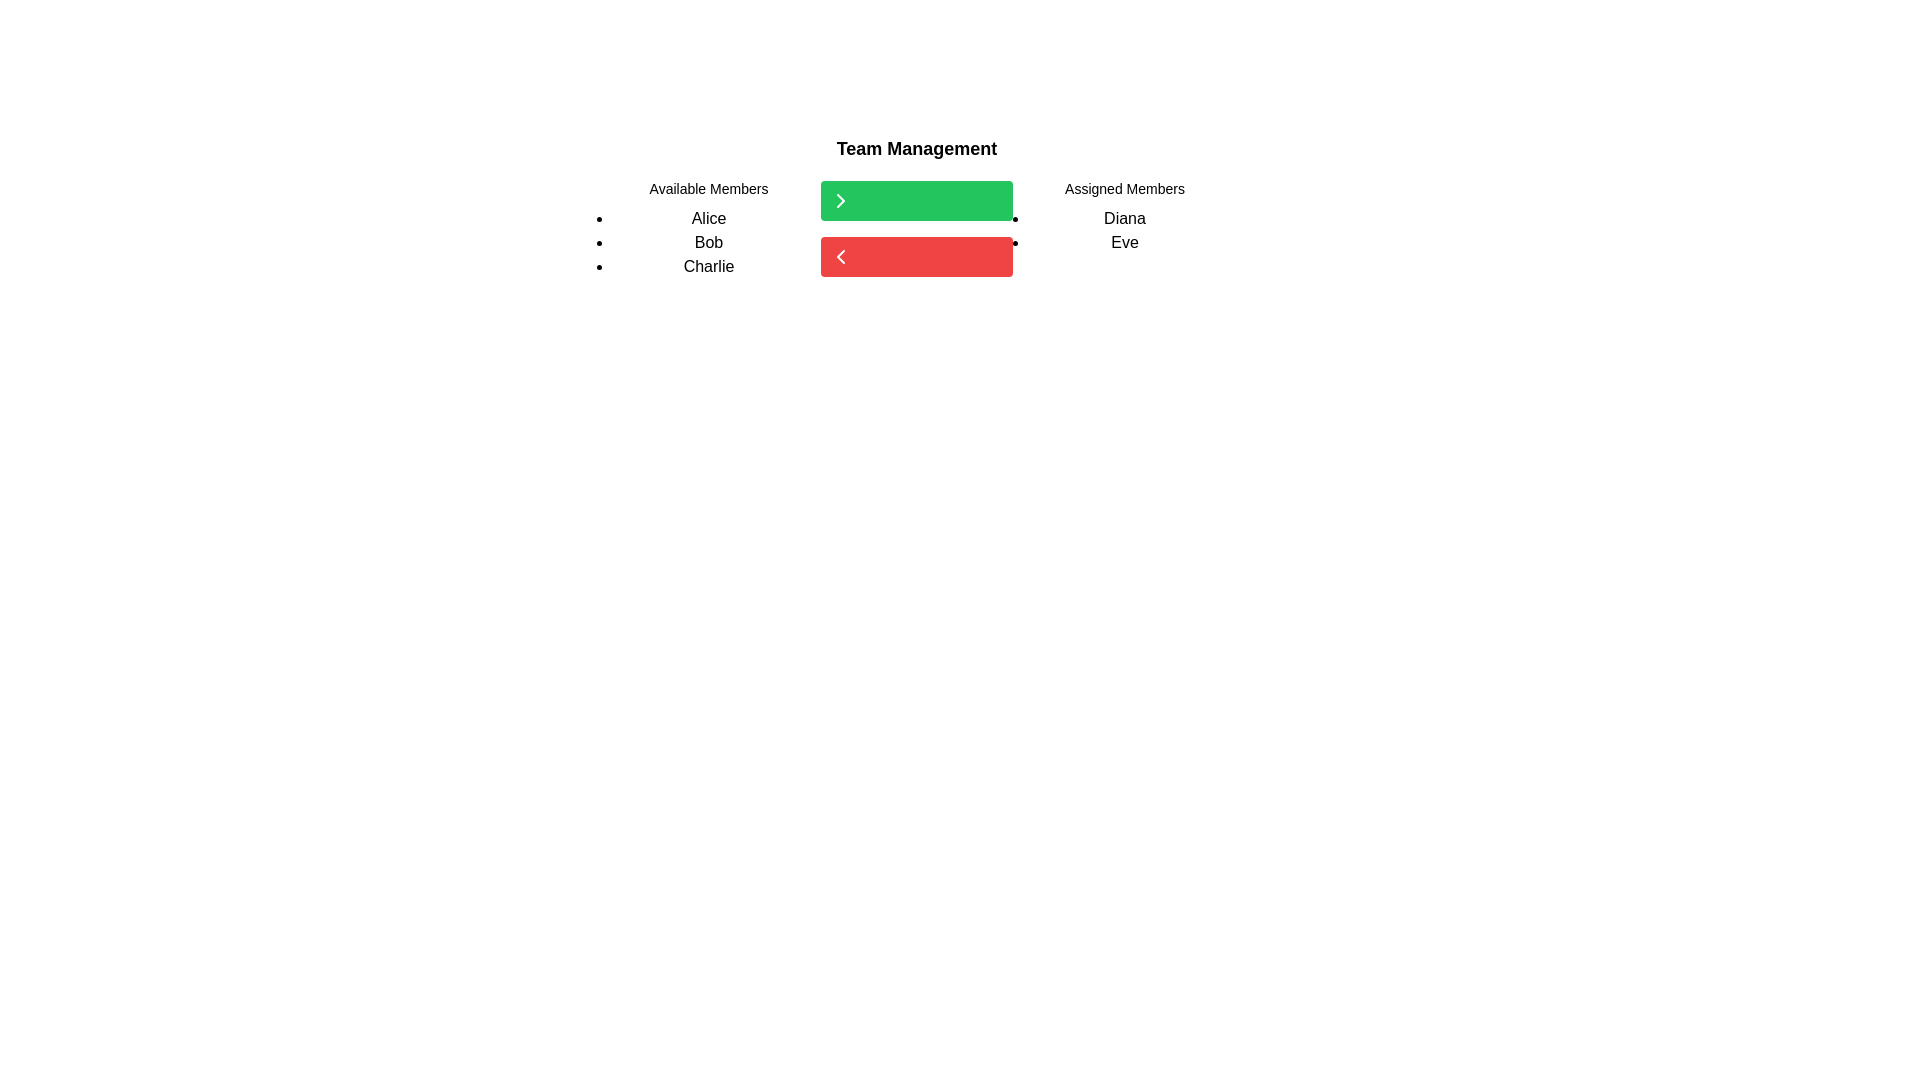 The height and width of the screenshot is (1080, 1920). I want to click on the text label displaying 'Alice' in bold font, which is the first entry under the 'Available Members' section, so click(709, 219).